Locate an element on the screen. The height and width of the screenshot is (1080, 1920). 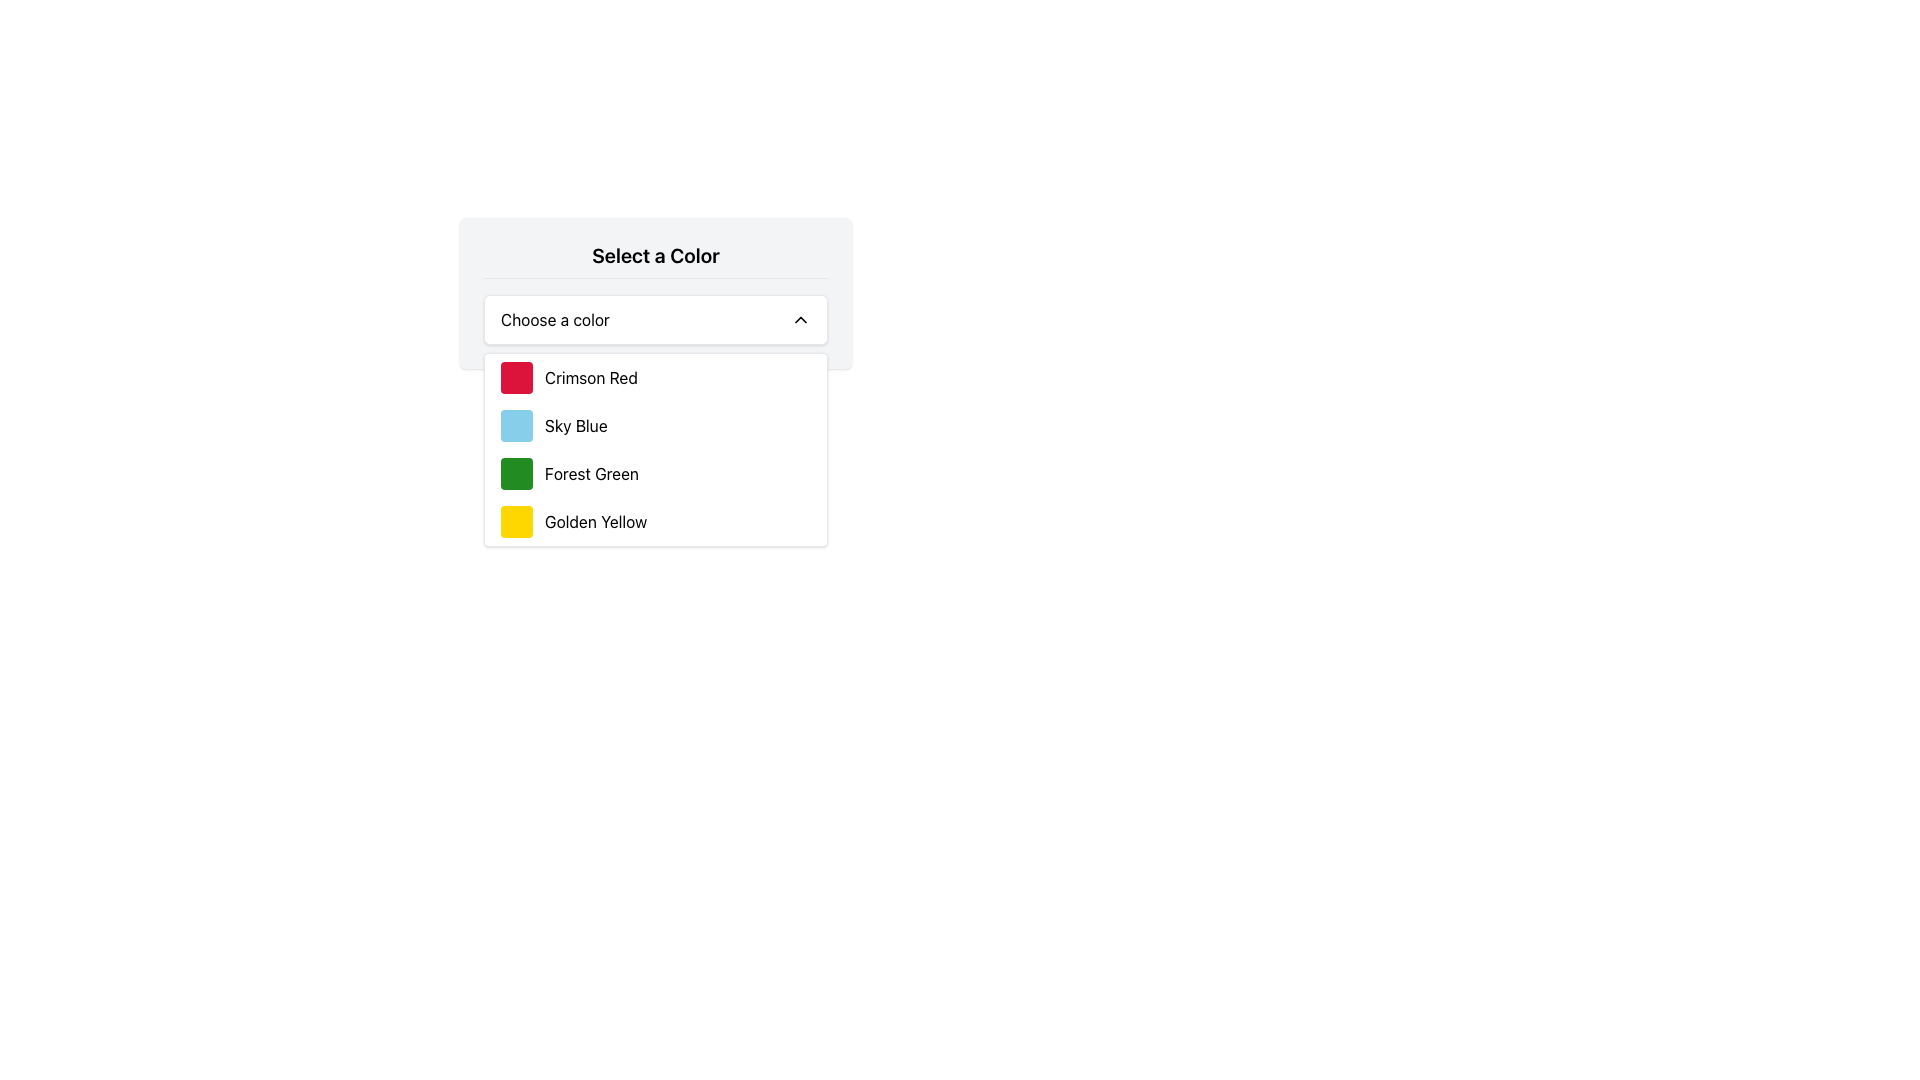
the selectable list item displaying 'Forest Green' is located at coordinates (590, 474).